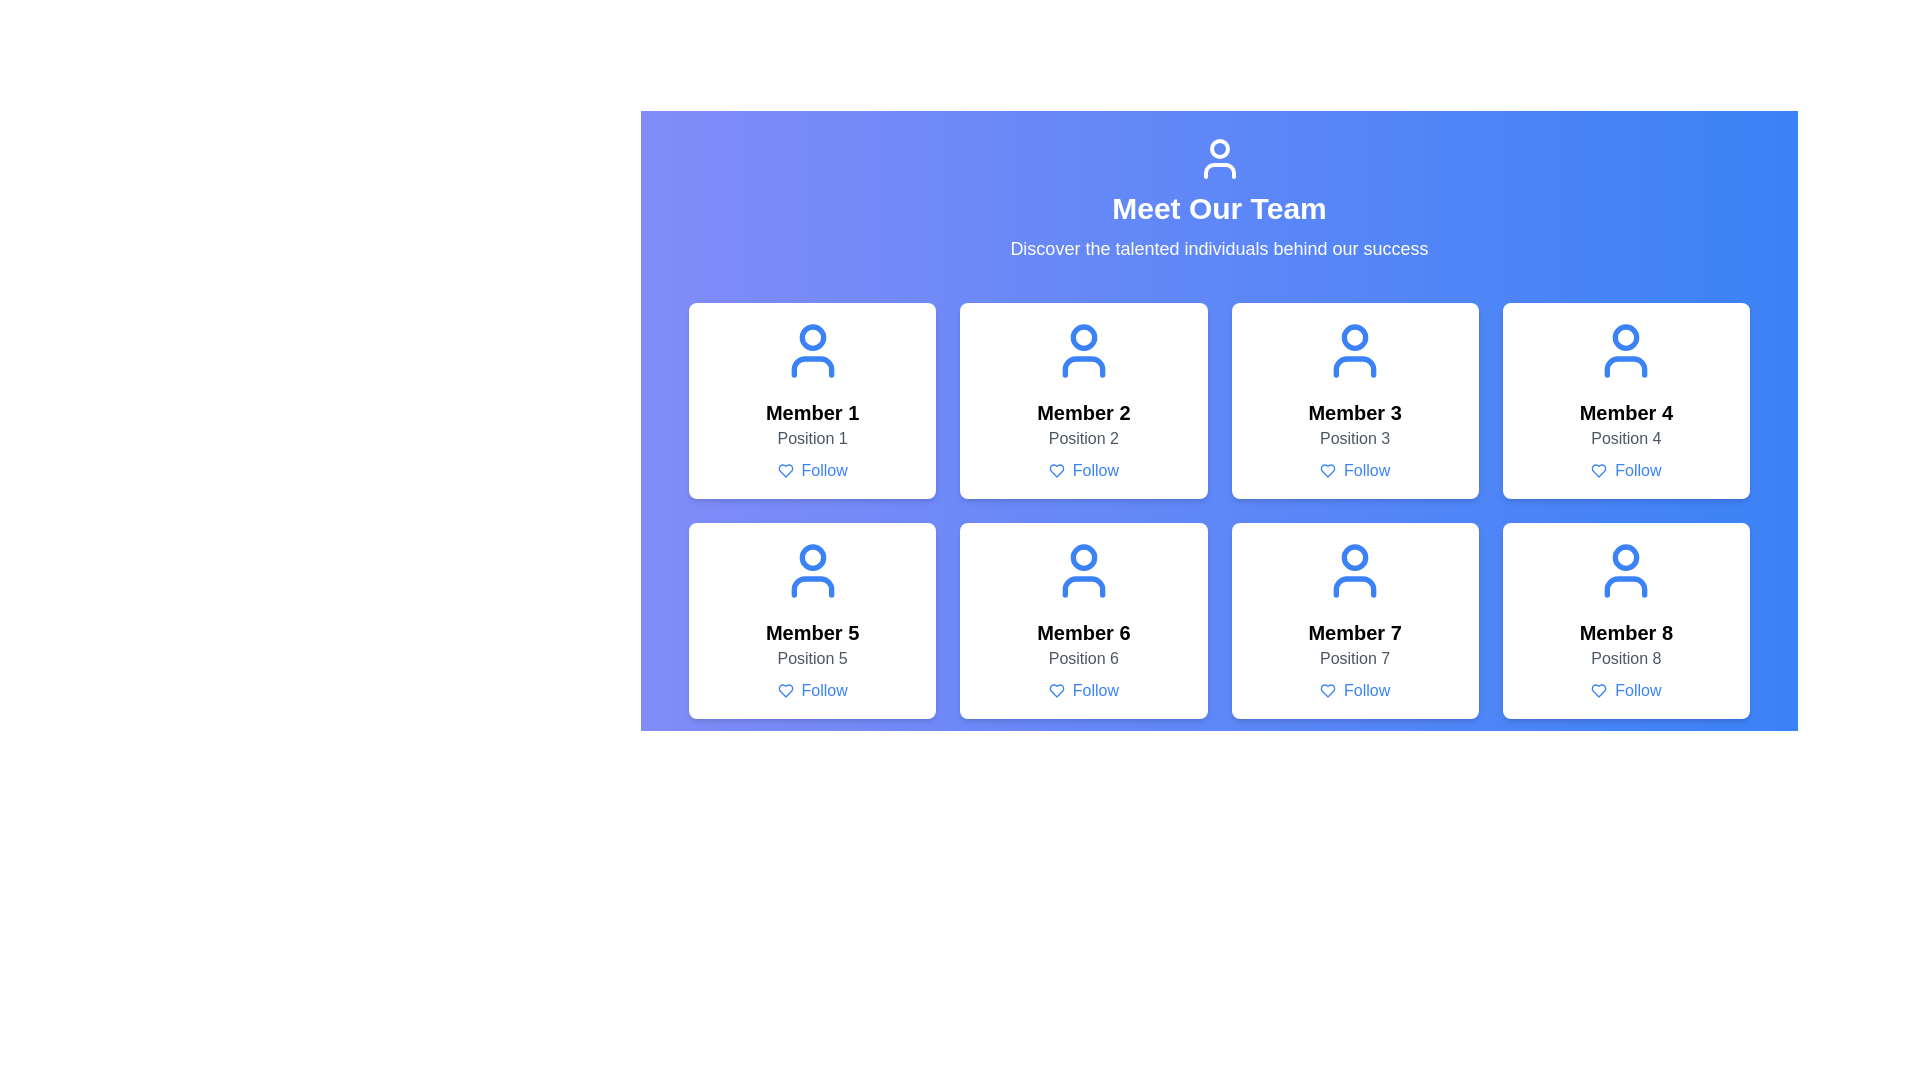  Describe the element at coordinates (1626, 350) in the screenshot. I see `the blue human outline icon located at the top-right corner of the 'Member 4' card` at that location.